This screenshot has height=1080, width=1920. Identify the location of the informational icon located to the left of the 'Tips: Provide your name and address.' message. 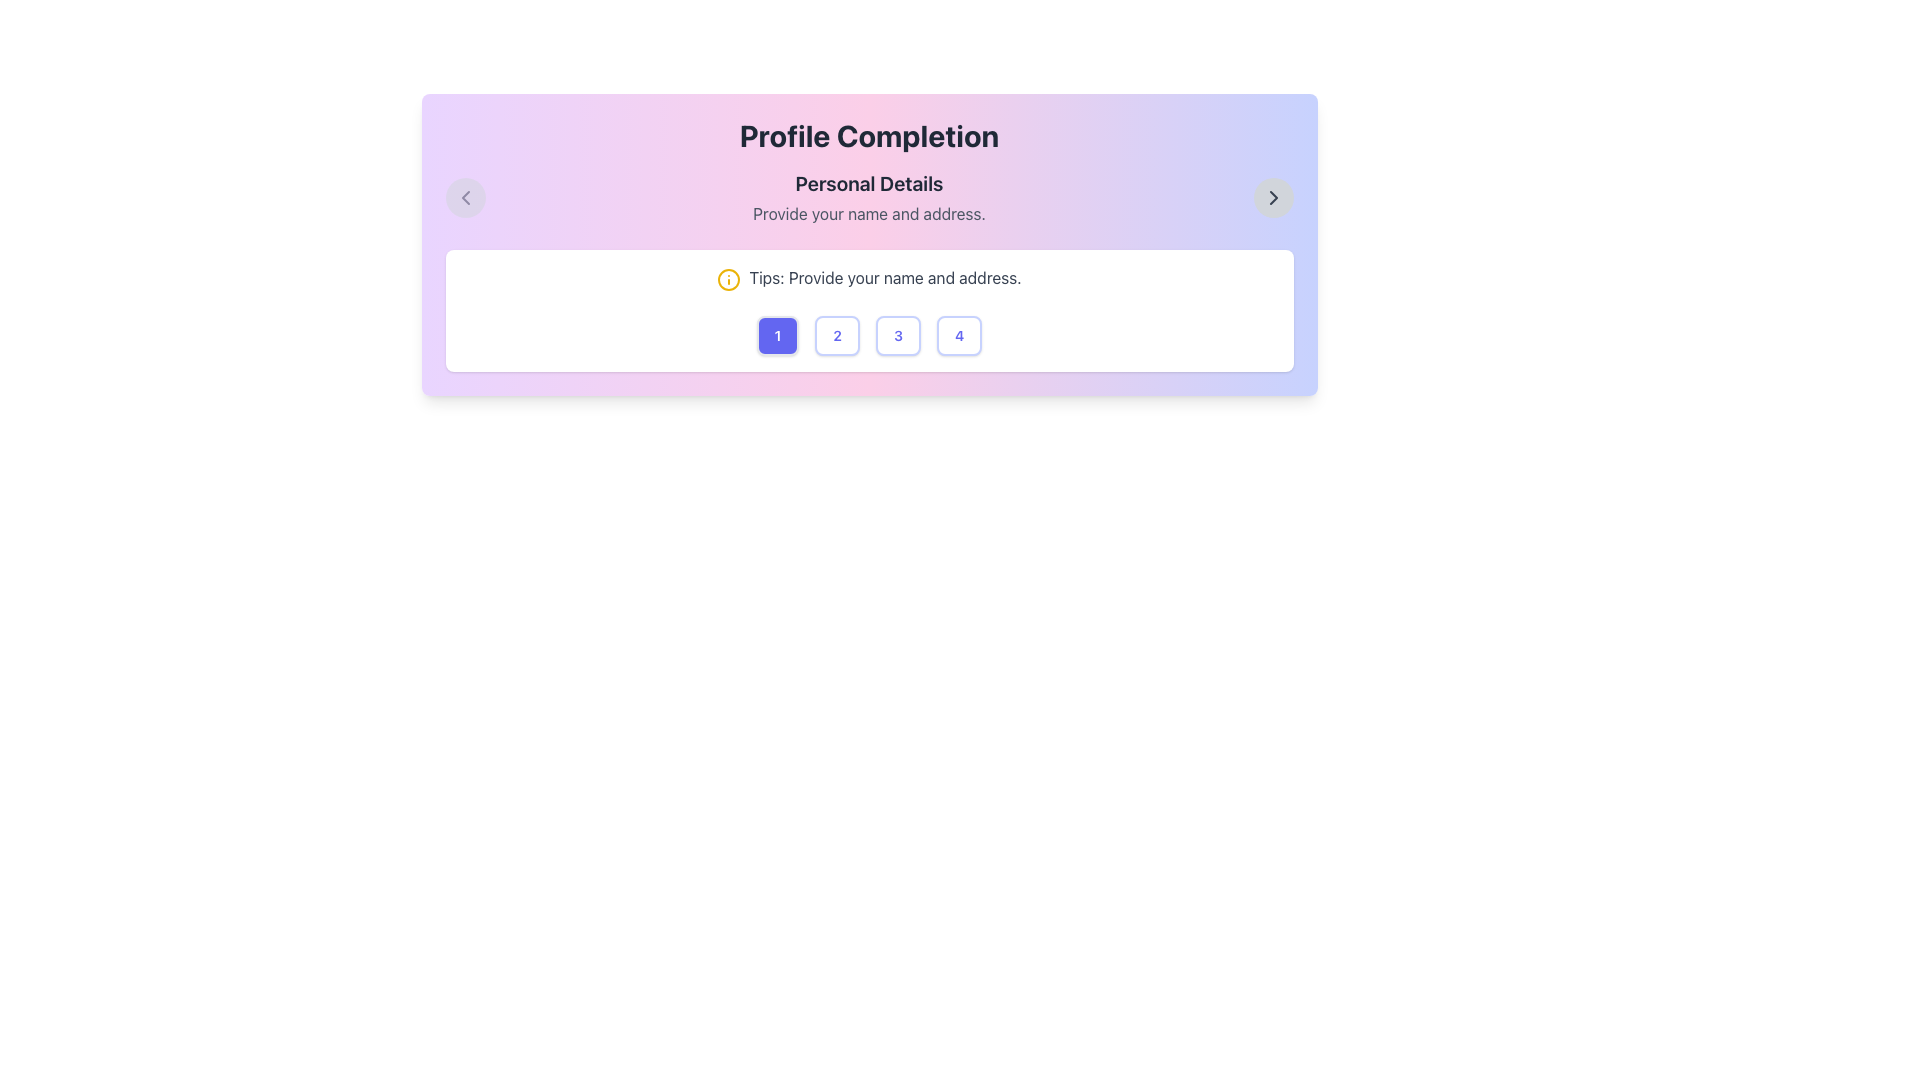
(728, 279).